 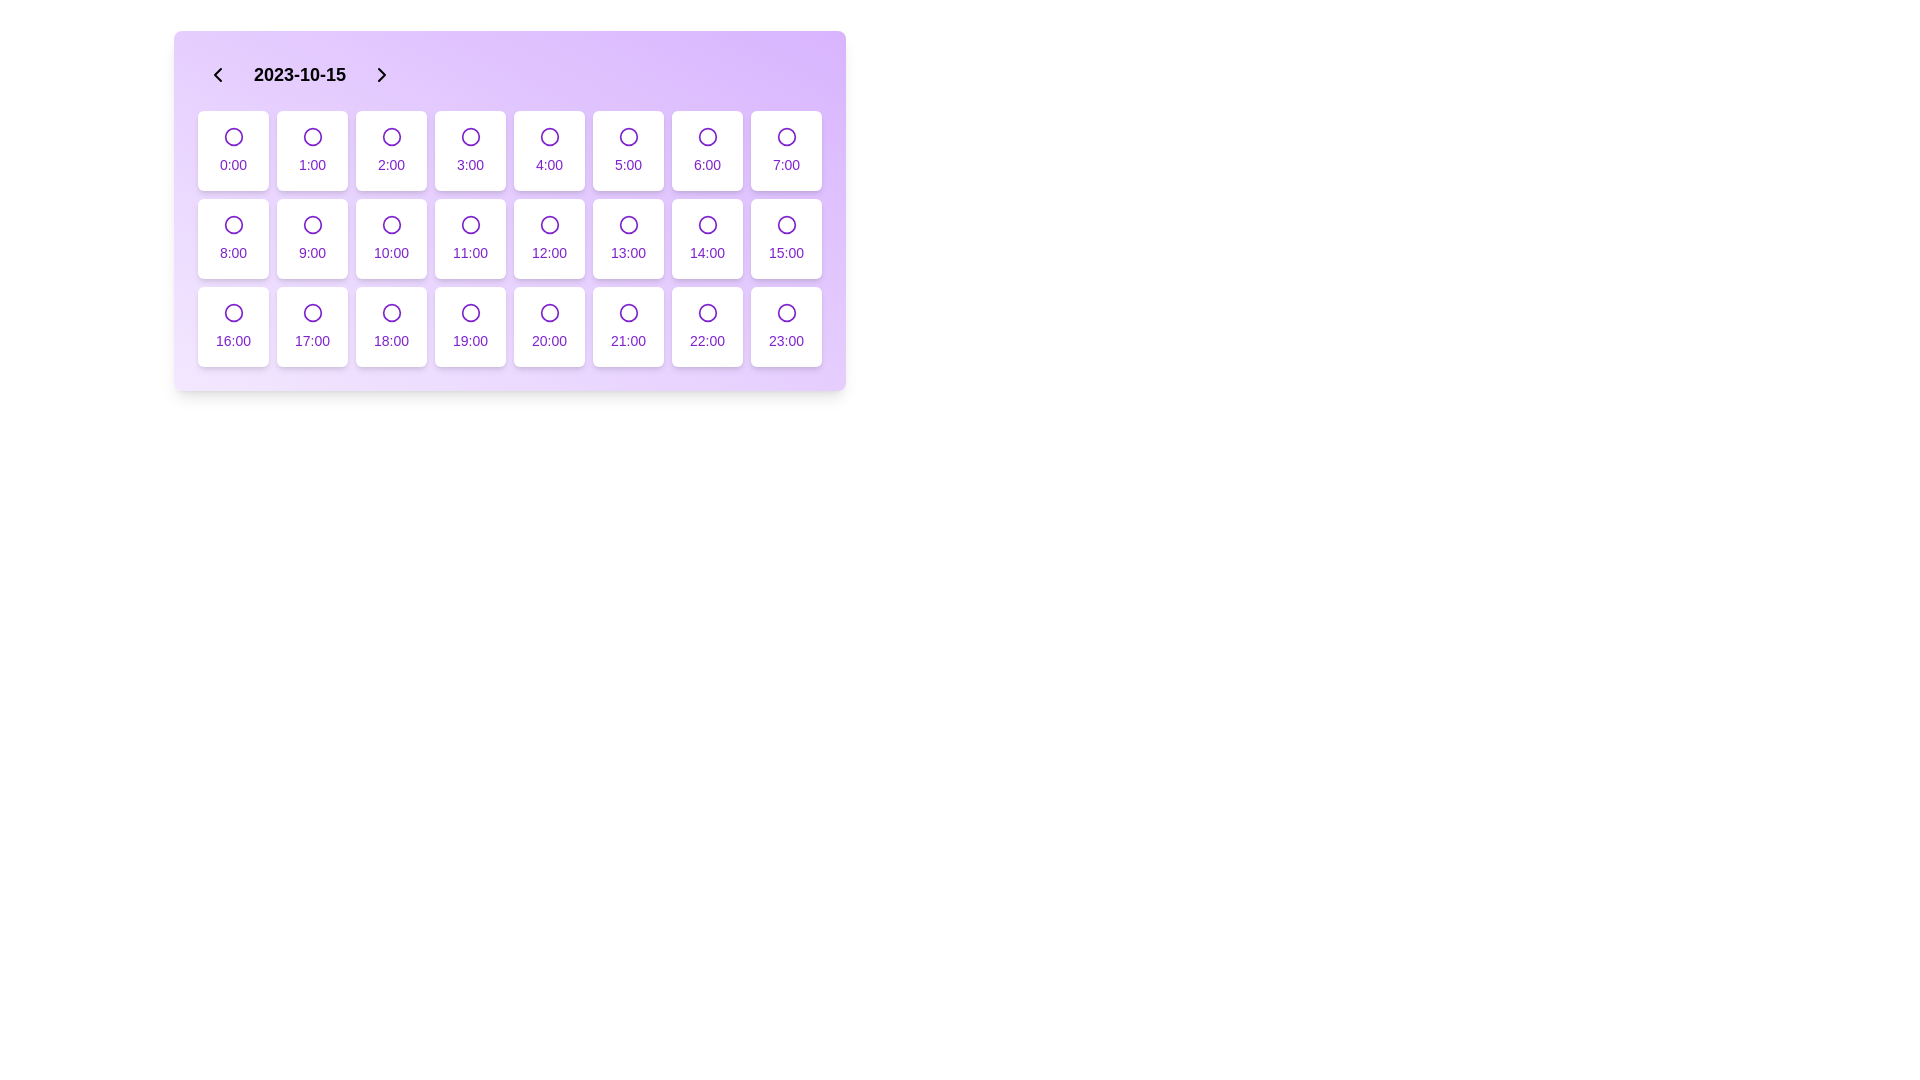 I want to click on the Circular Icon within the '16:00' time-slot card, so click(x=233, y=312).